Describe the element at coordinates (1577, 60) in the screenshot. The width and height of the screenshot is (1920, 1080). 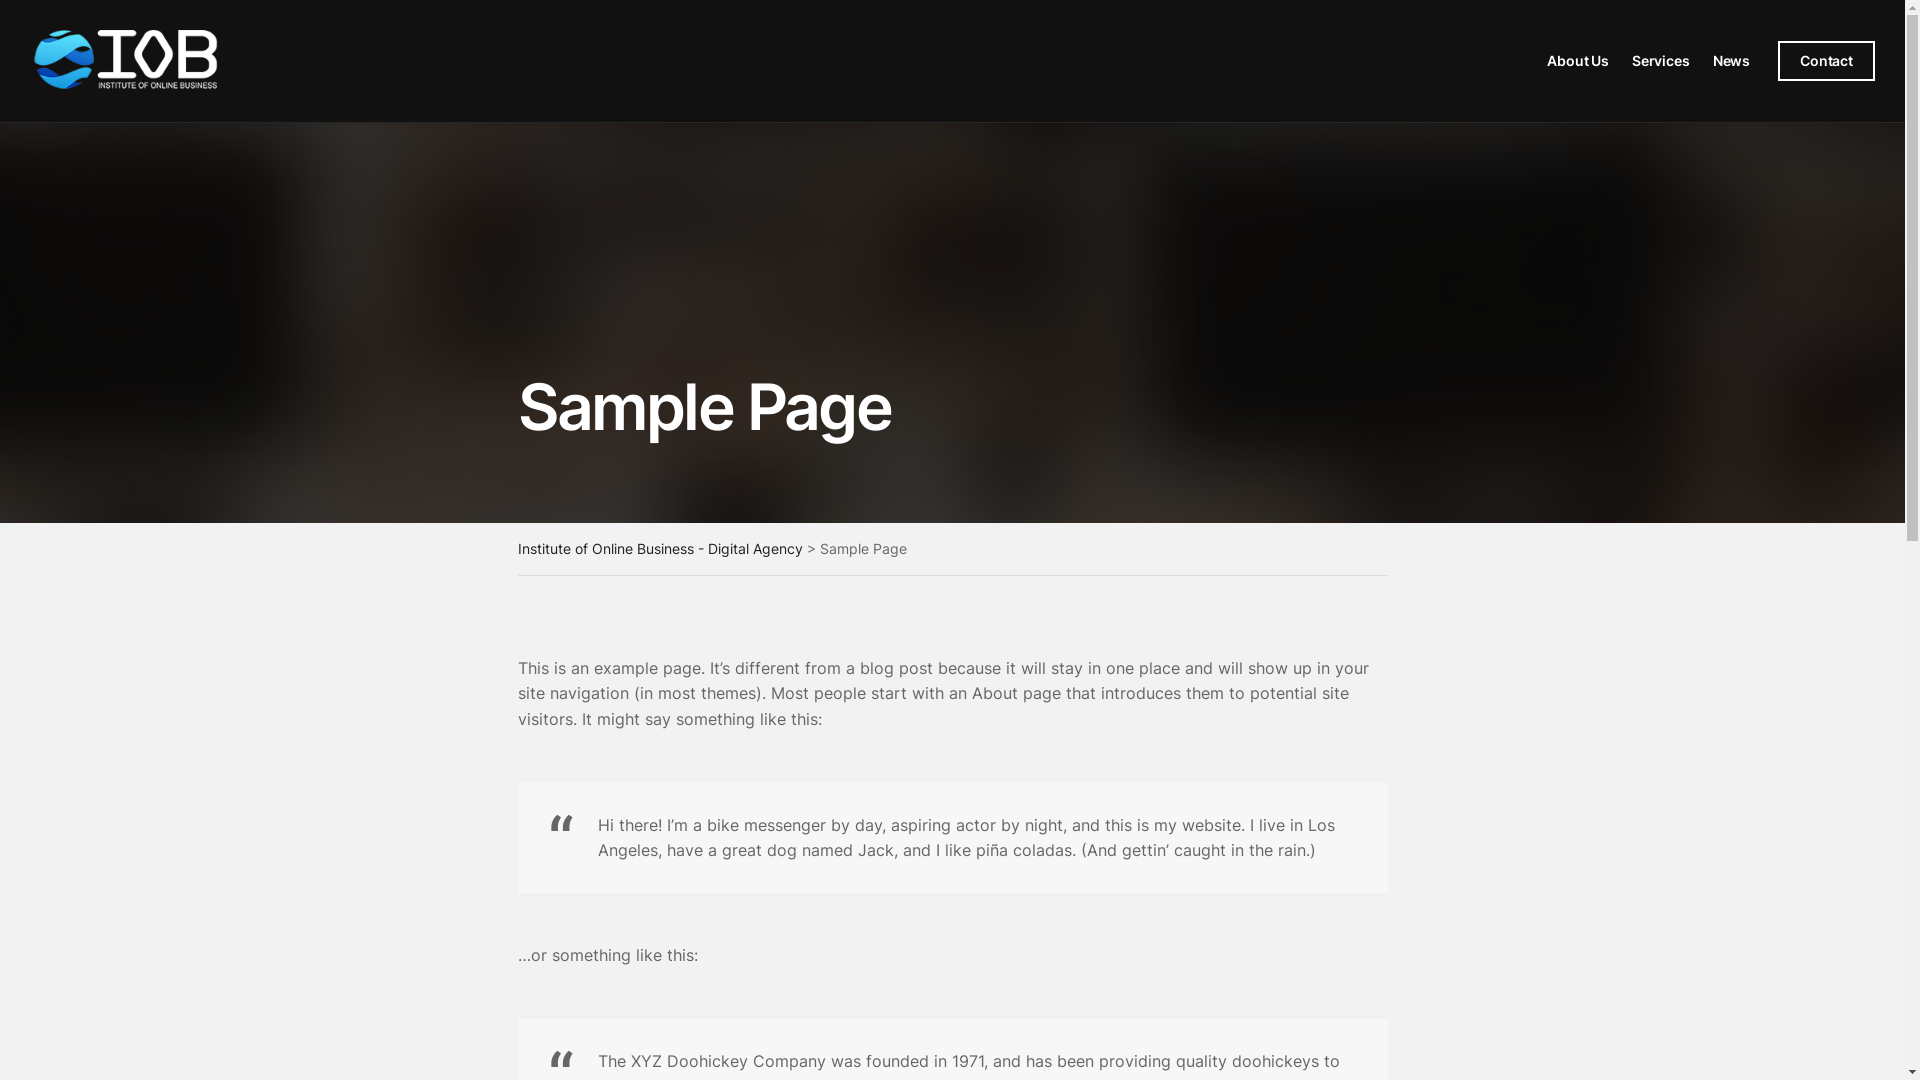
I see `'About Us'` at that location.